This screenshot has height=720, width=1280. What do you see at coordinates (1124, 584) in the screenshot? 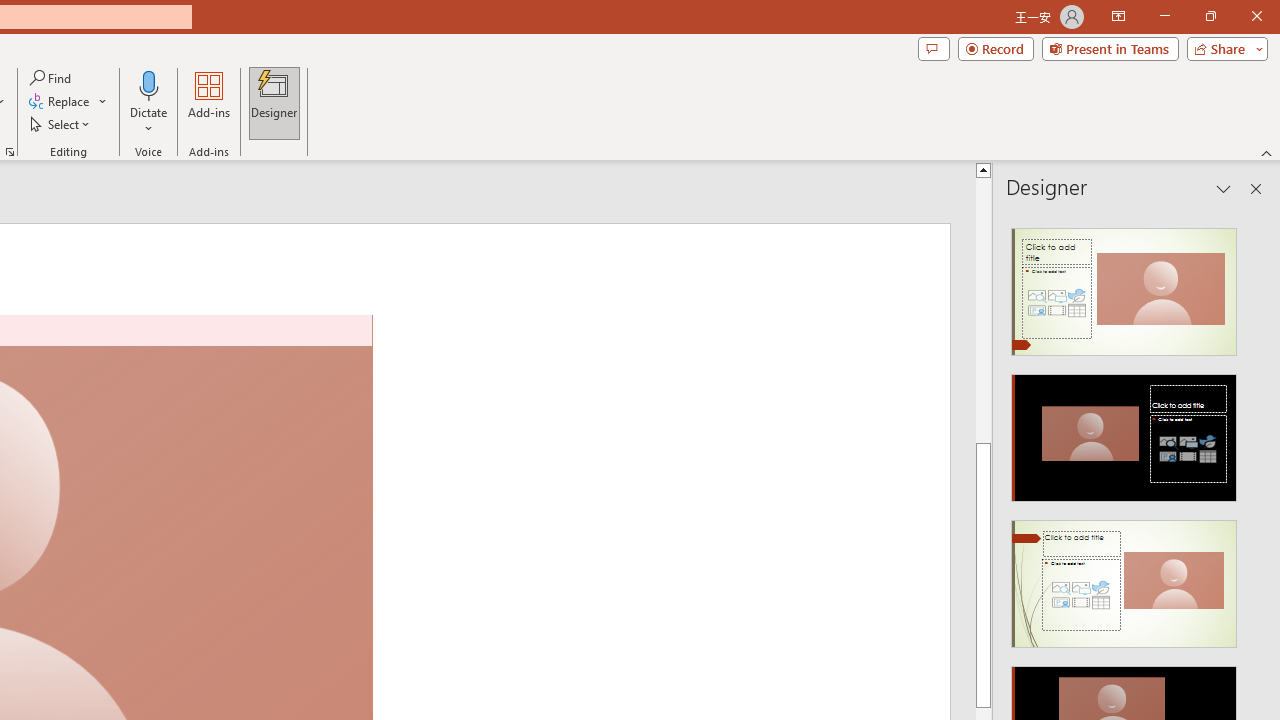
I see `'Class: NetUIImage'` at bounding box center [1124, 584].